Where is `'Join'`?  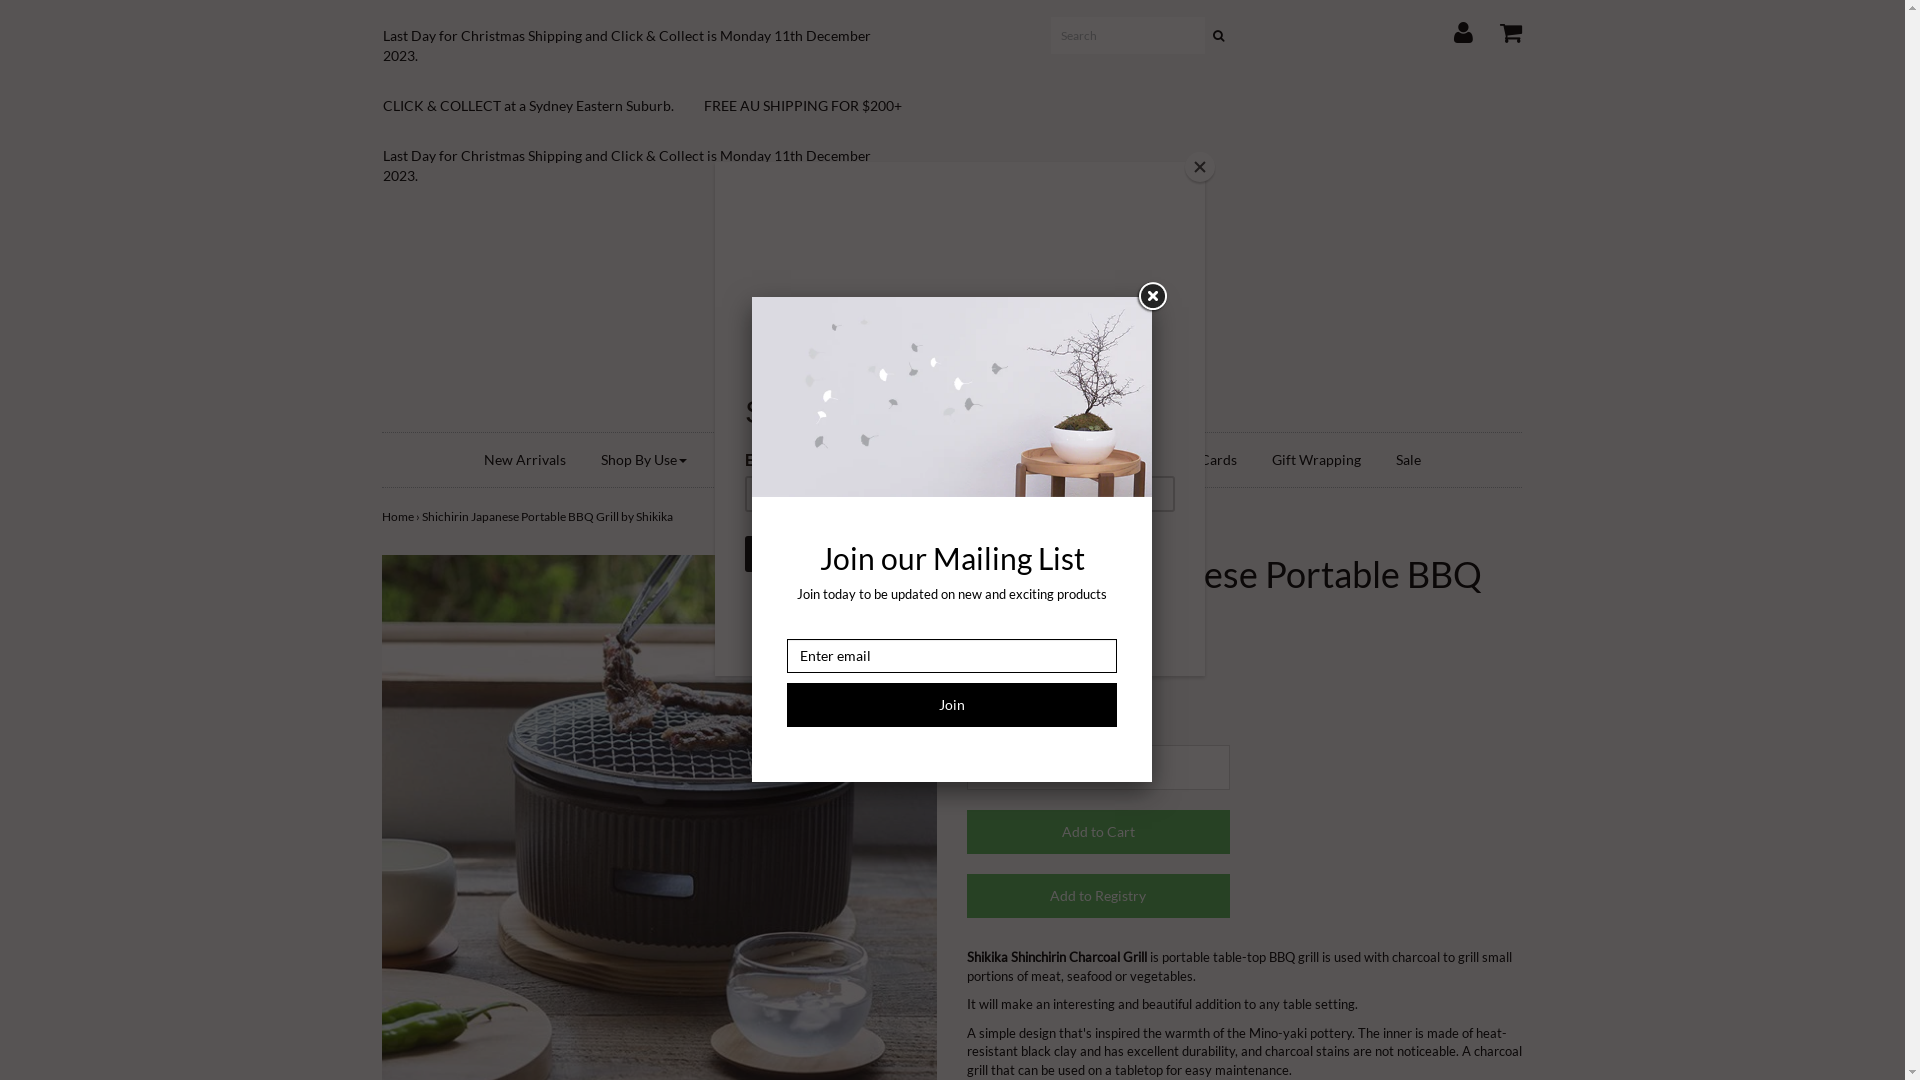 'Join' is located at coordinates (950, 704).